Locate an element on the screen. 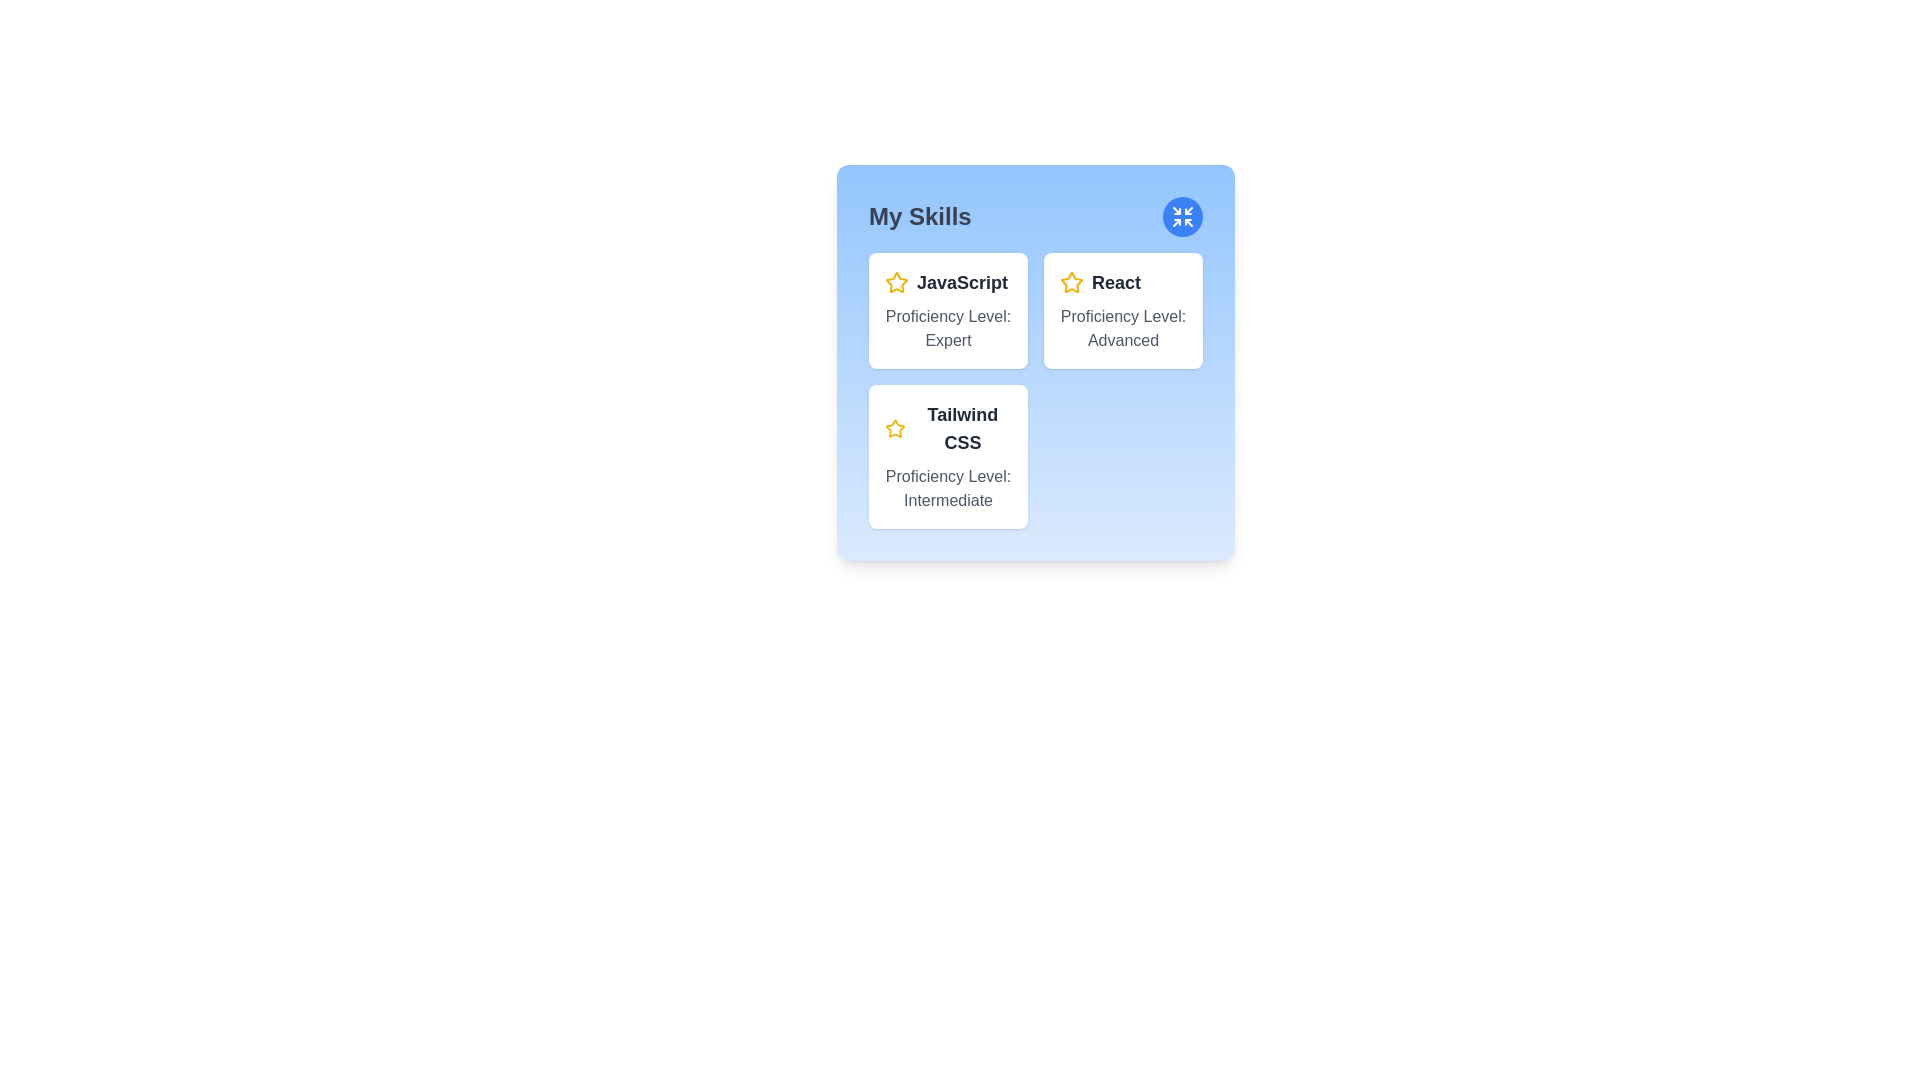 Image resolution: width=1920 pixels, height=1080 pixels. the Text Label with Icon displaying the programming skill 'JavaScript' and its importance indicated by a star icon, positioned in the top-left corner of the grid layout is located at coordinates (947, 282).